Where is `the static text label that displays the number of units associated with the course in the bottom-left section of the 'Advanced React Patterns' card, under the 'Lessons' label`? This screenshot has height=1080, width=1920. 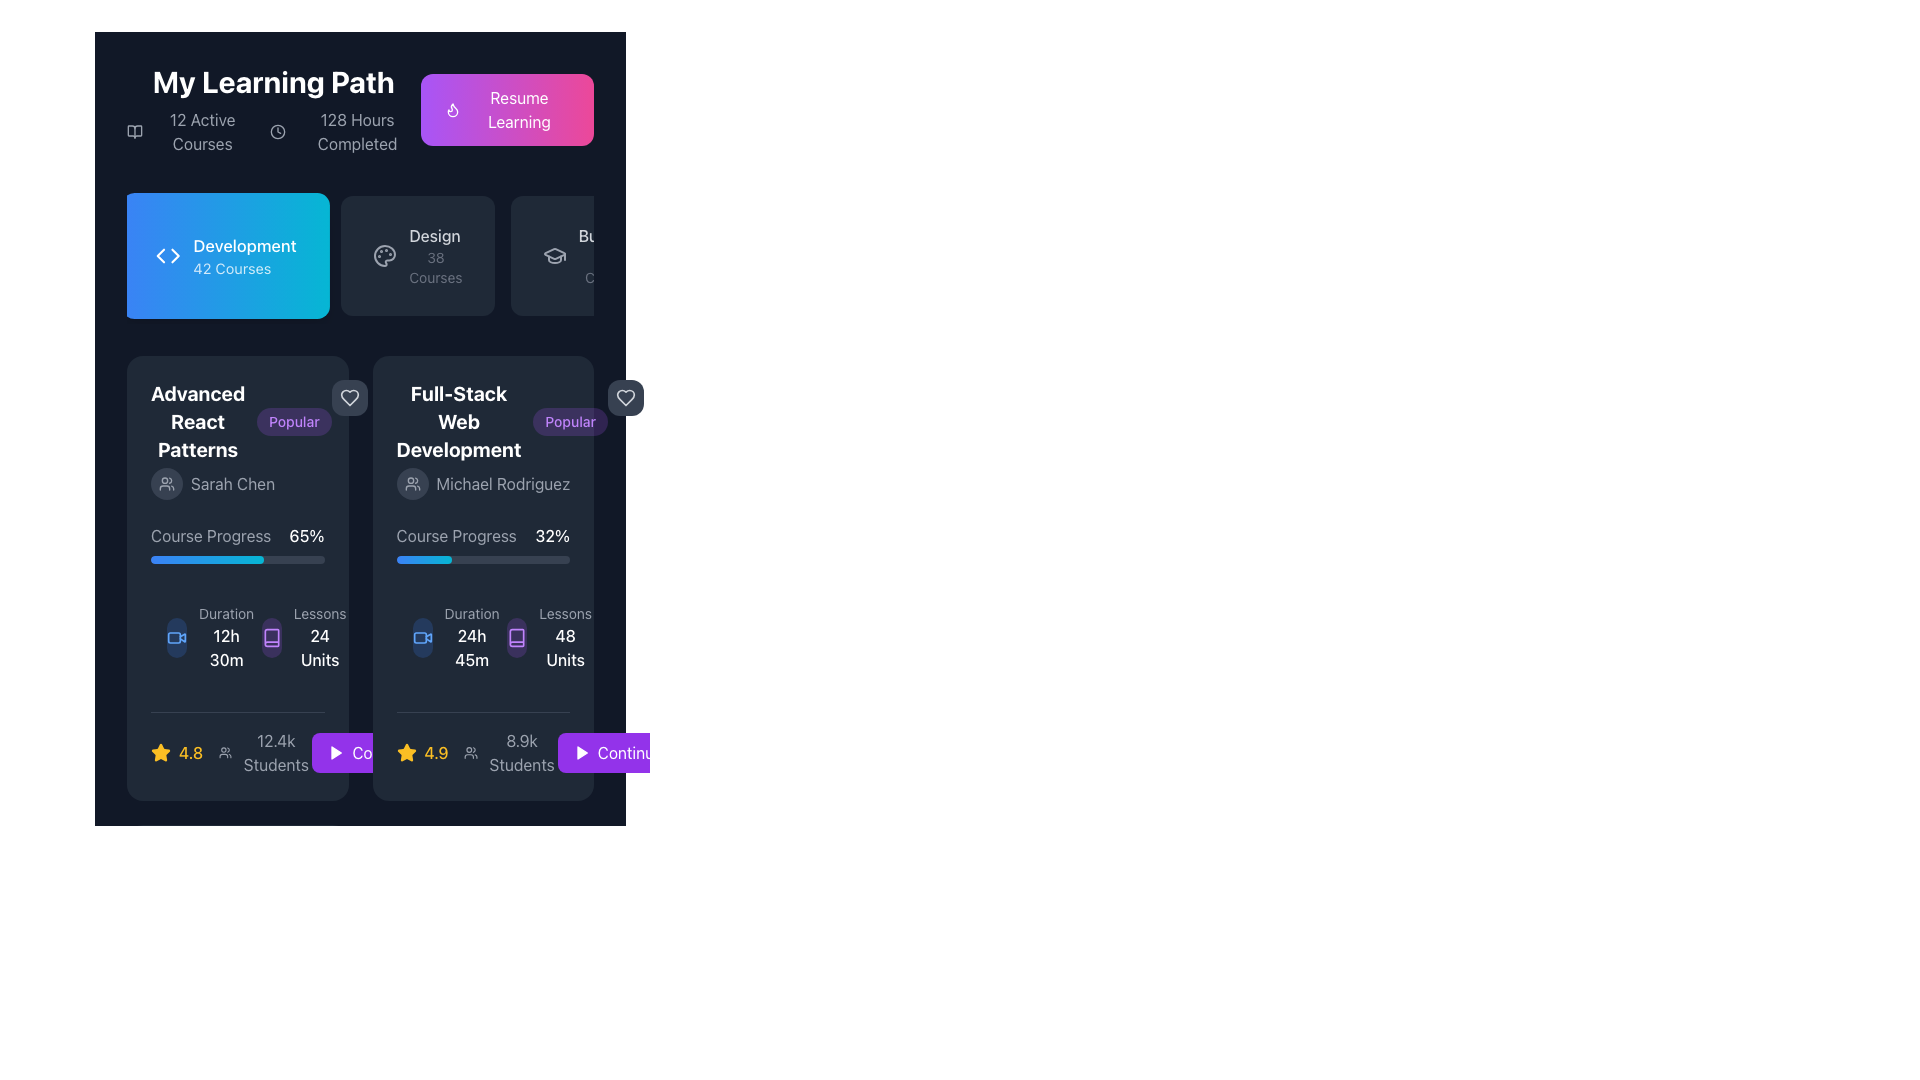 the static text label that displays the number of units associated with the course in the bottom-left section of the 'Advanced React Patterns' card, under the 'Lessons' label is located at coordinates (320, 648).